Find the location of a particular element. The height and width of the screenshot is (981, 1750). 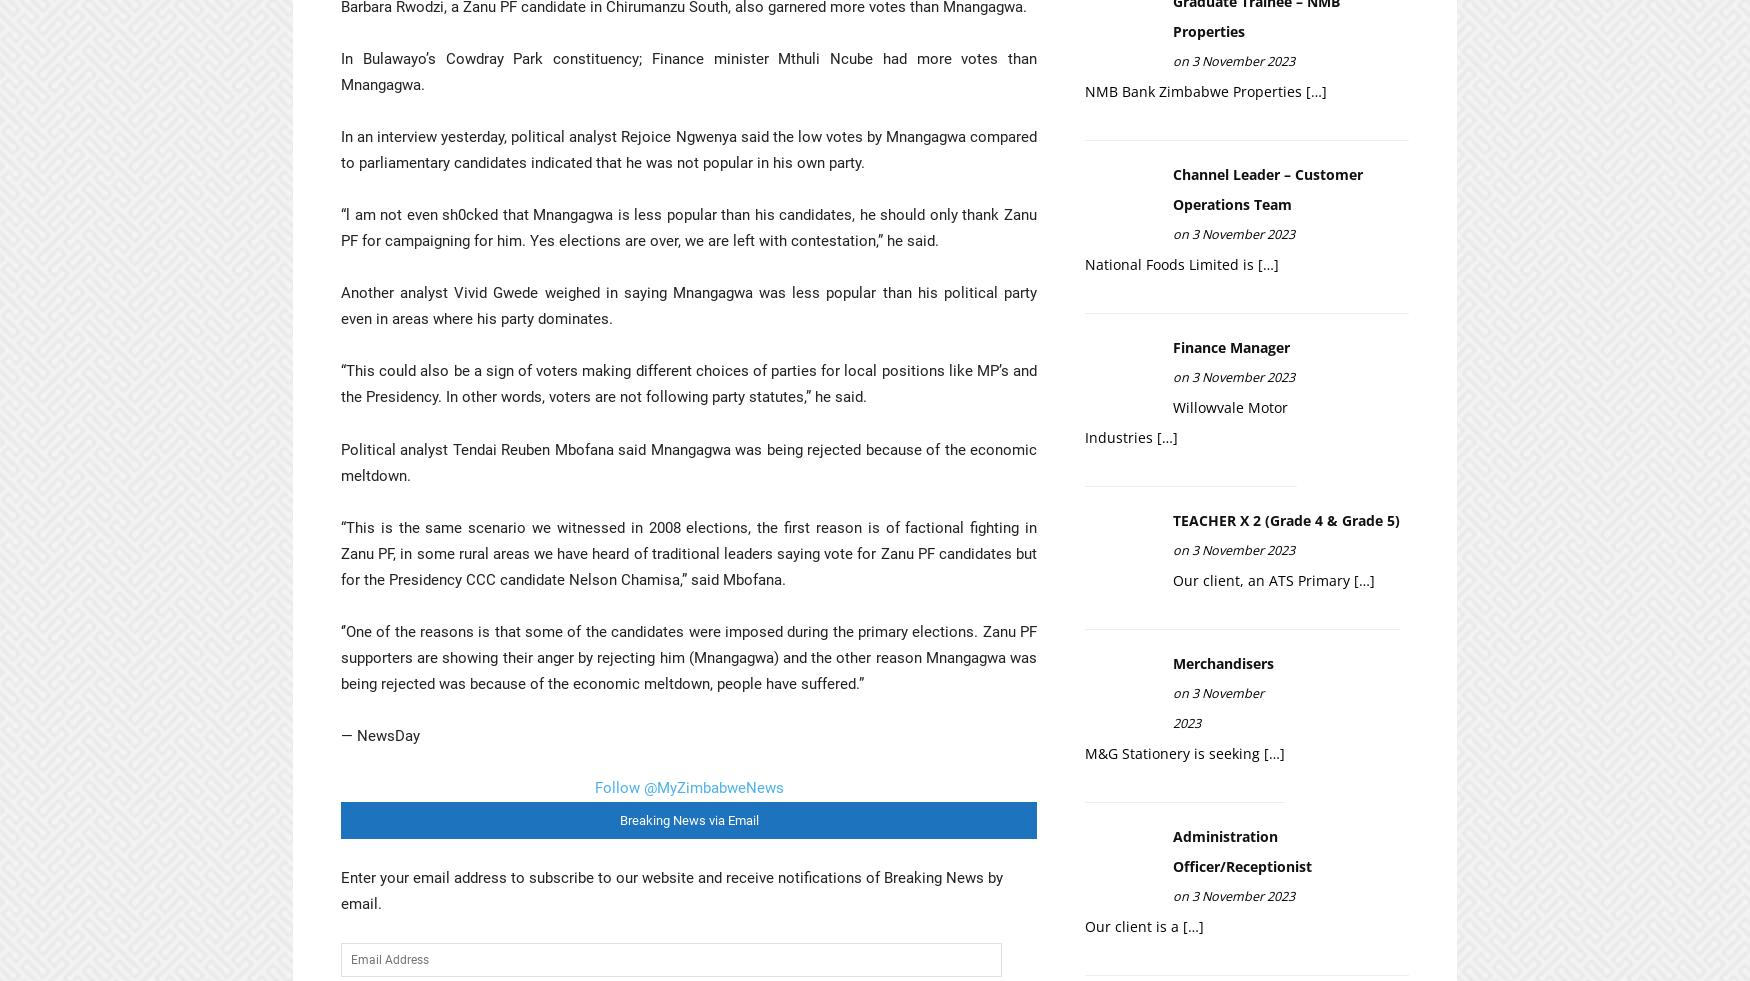

'Breaking News via Email' is located at coordinates (688, 819).